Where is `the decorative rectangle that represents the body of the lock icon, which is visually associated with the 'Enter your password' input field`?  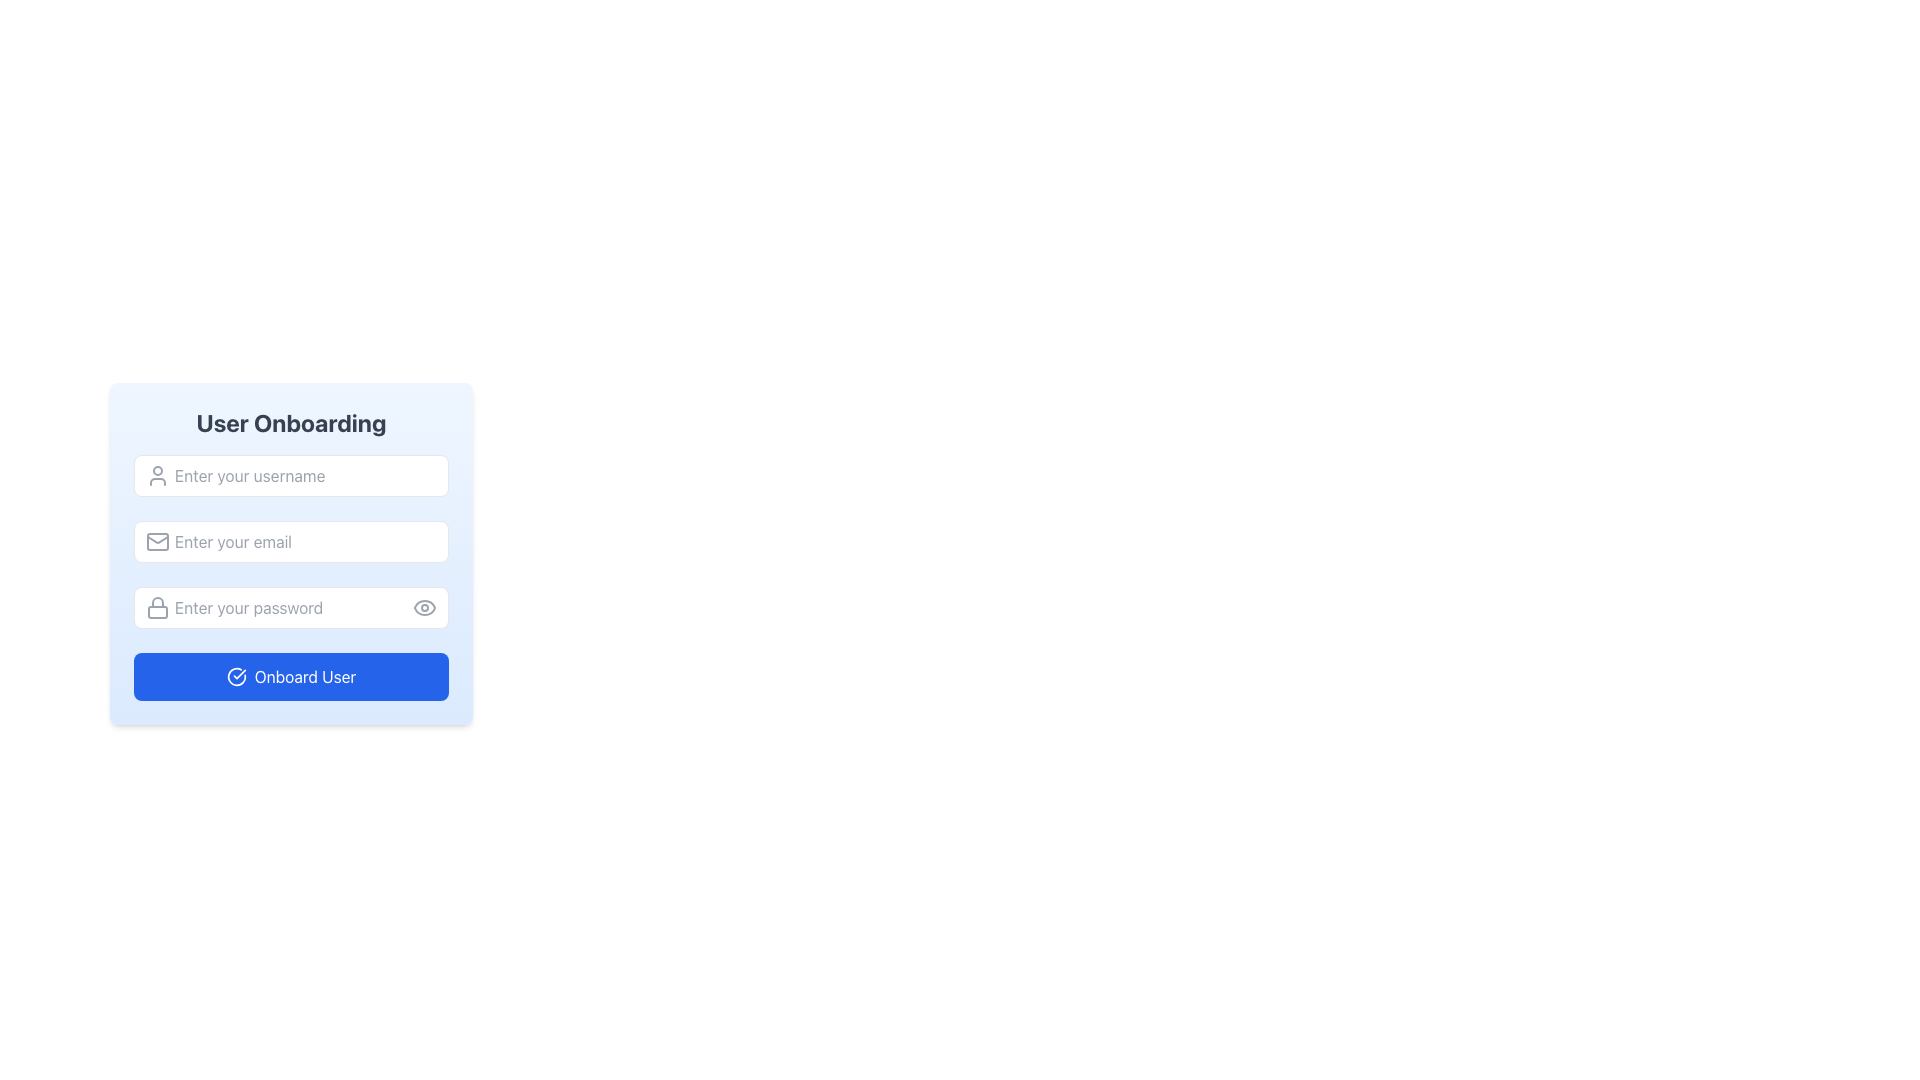 the decorative rectangle that represents the body of the lock icon, which is visually associated with the 'Enter your password' input field is located at coordinates (157, 611).